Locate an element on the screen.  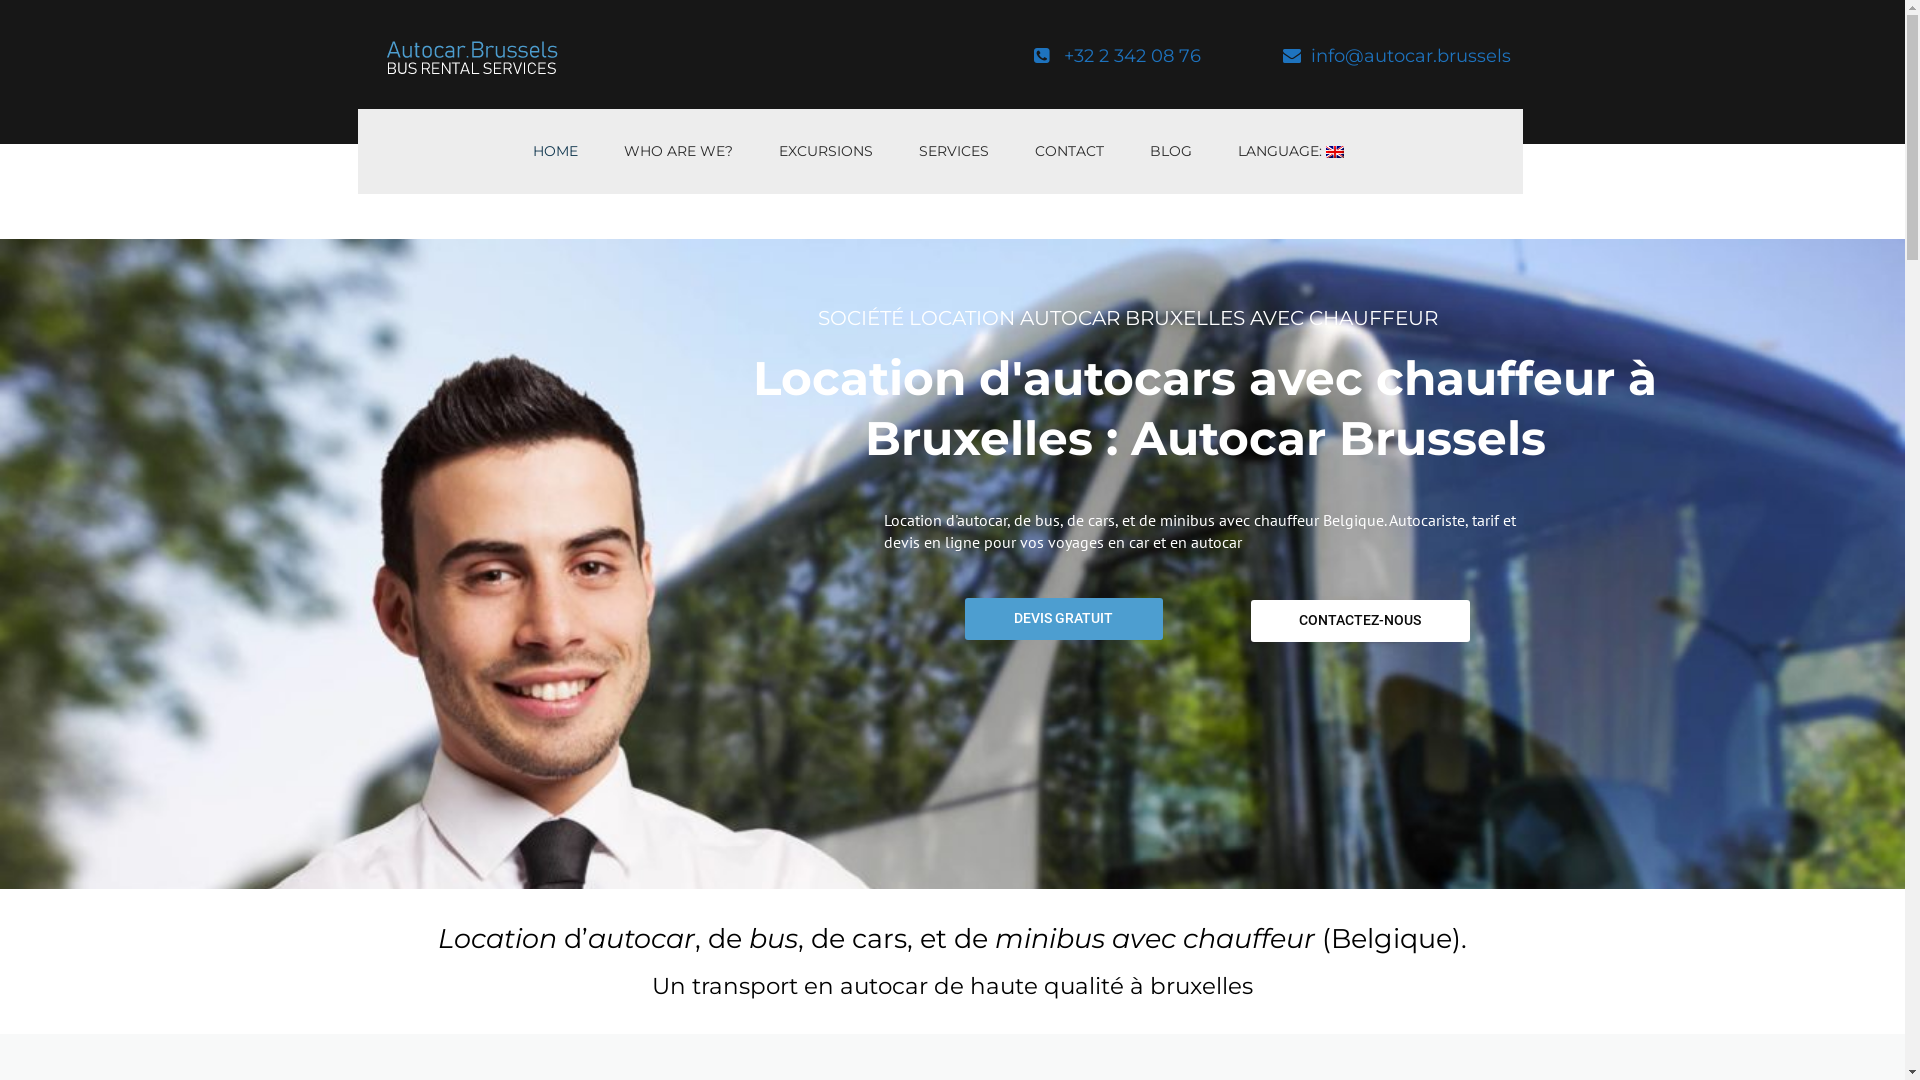
'HOME' is located at coordinates (512, 150).